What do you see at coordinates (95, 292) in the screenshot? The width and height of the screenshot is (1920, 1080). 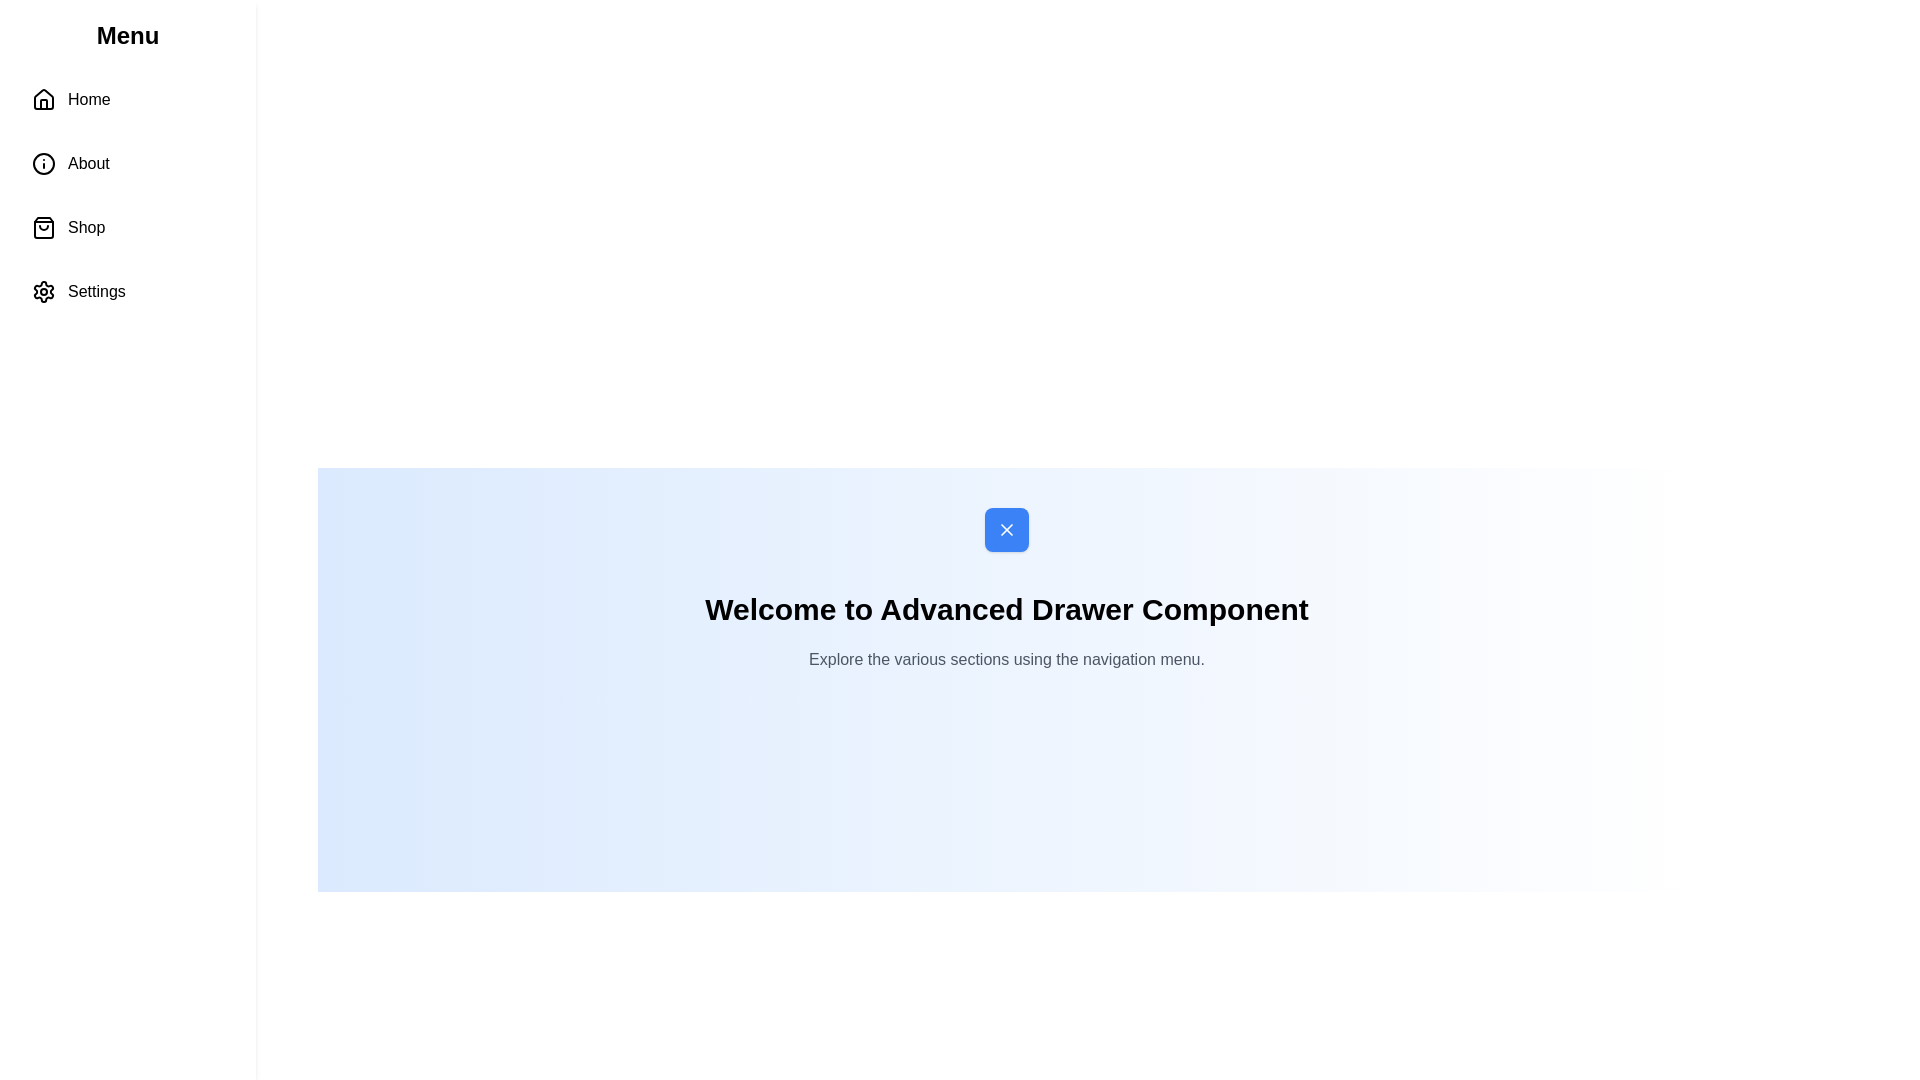 I see `the 'Settings' text label in the navigation menu` at bounding box center [95, 292].